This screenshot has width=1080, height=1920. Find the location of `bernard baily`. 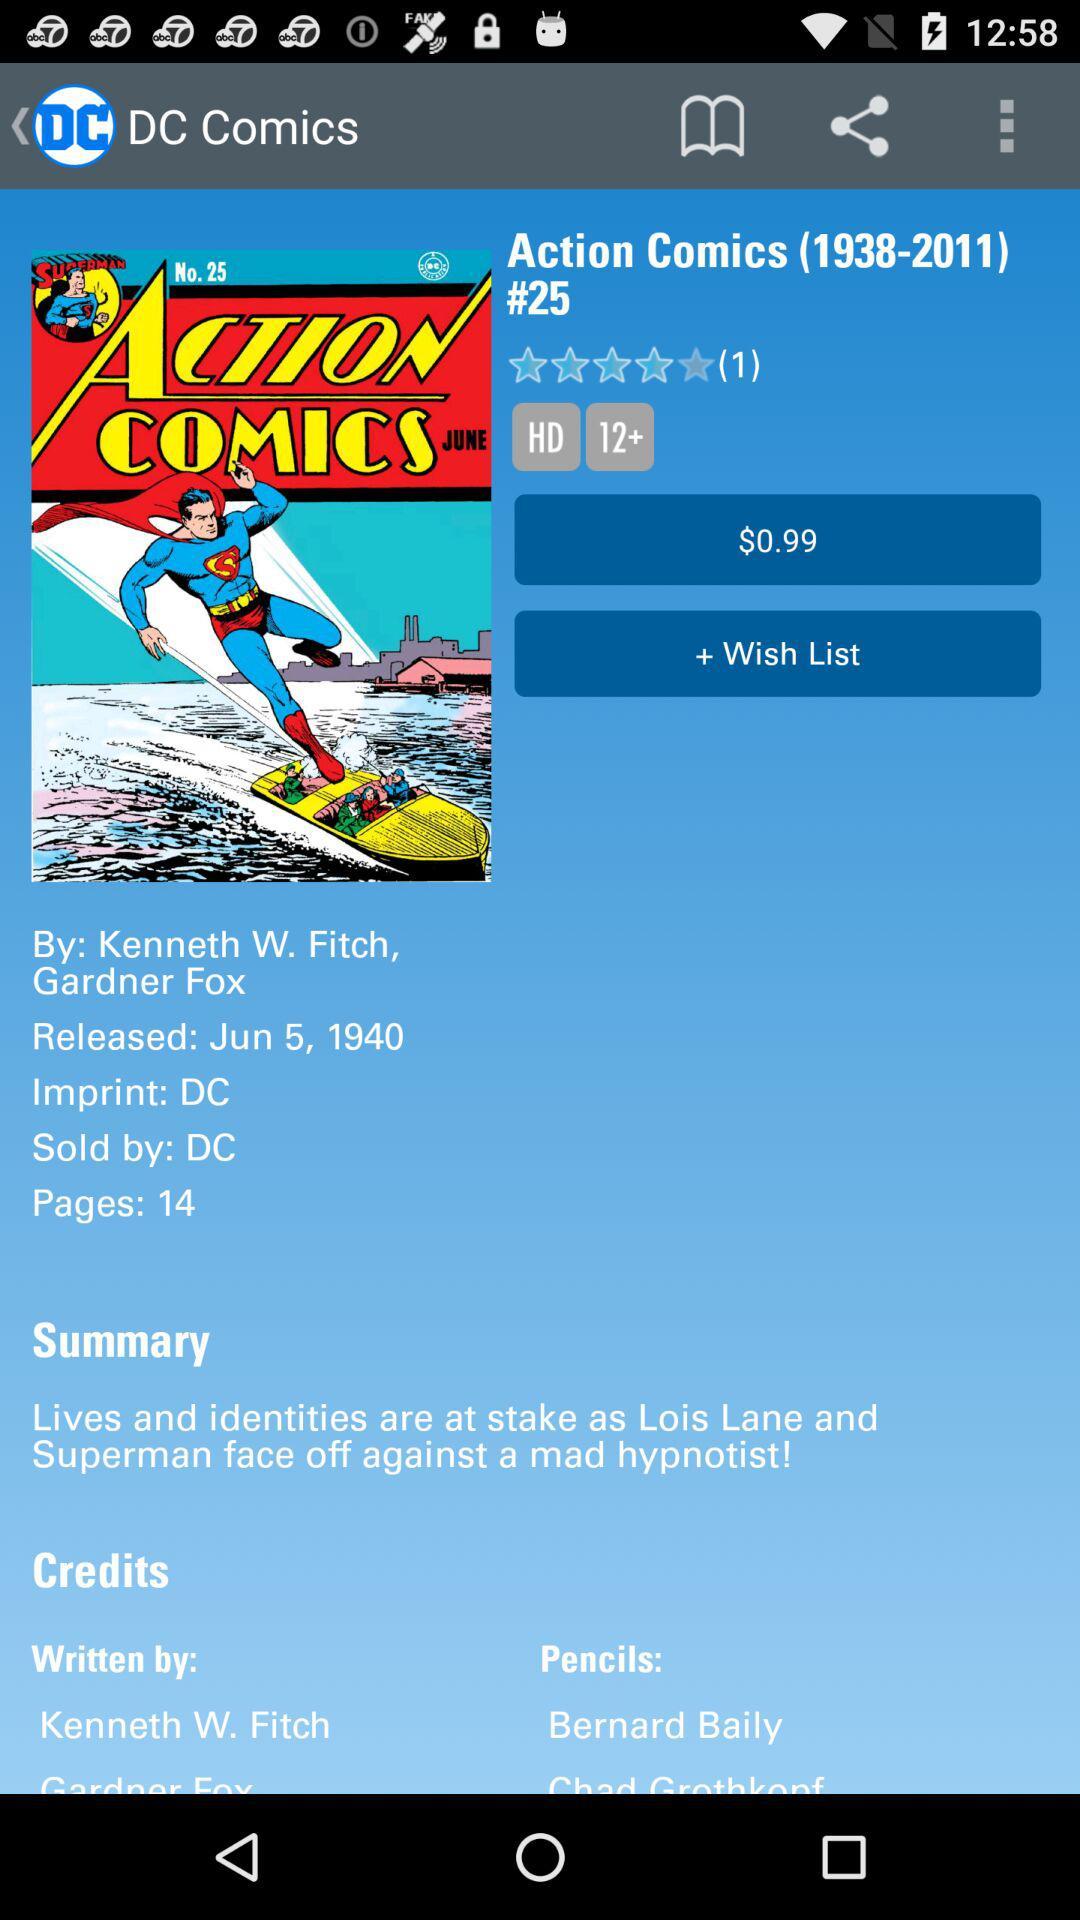

bernard baily is located at coordinates (665, 1723).